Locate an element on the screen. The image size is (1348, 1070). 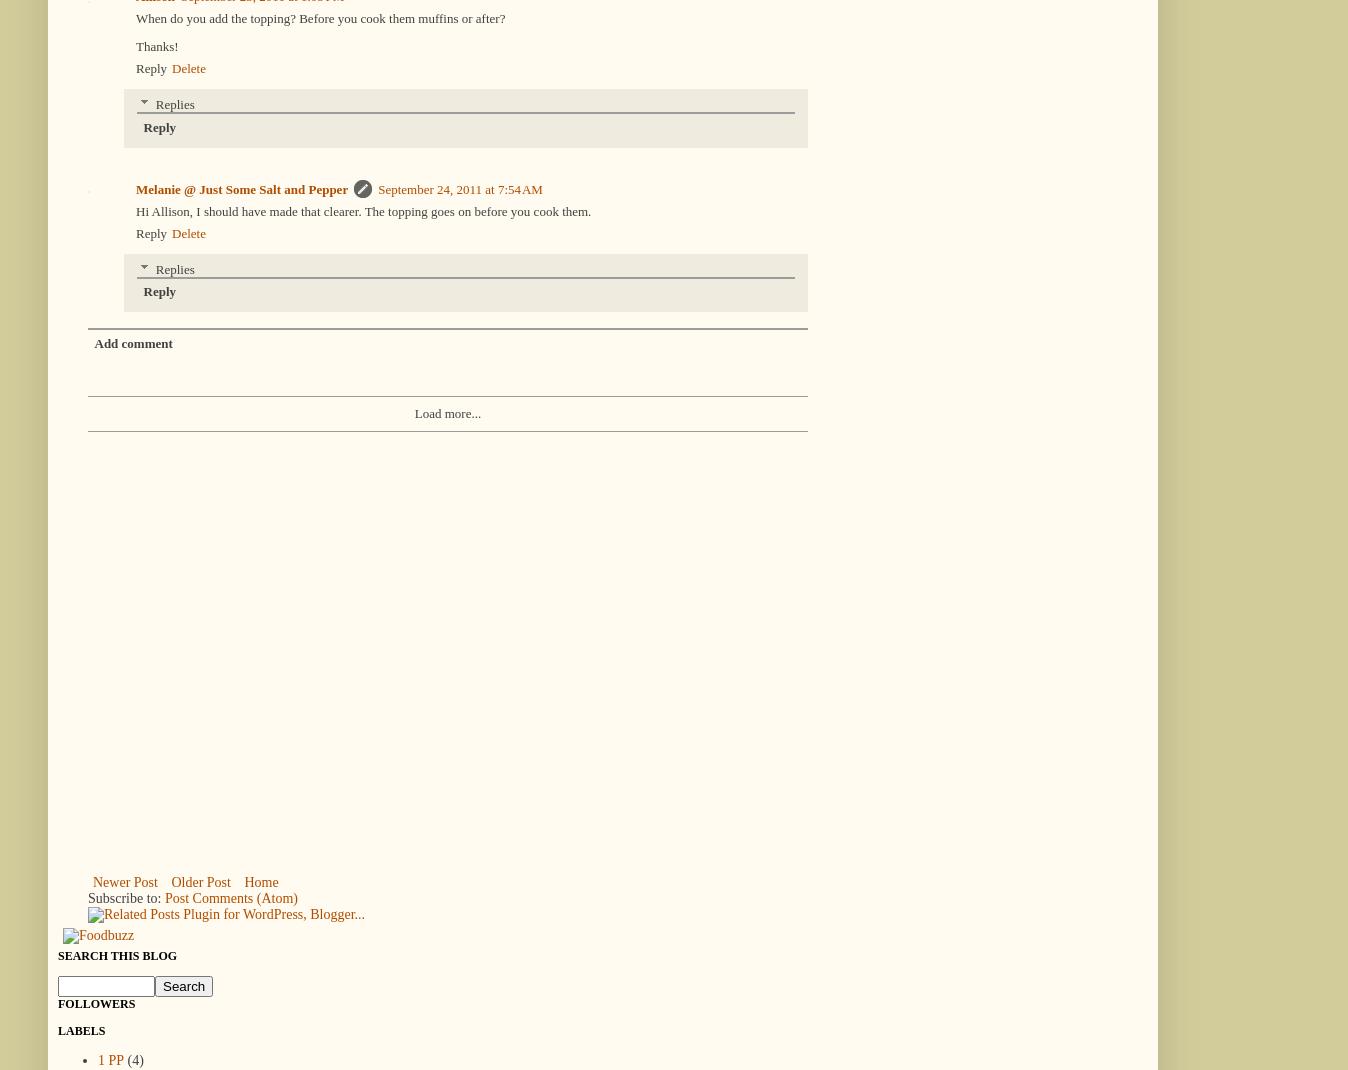
'Newer Post' is located at coordinates (123, 882).